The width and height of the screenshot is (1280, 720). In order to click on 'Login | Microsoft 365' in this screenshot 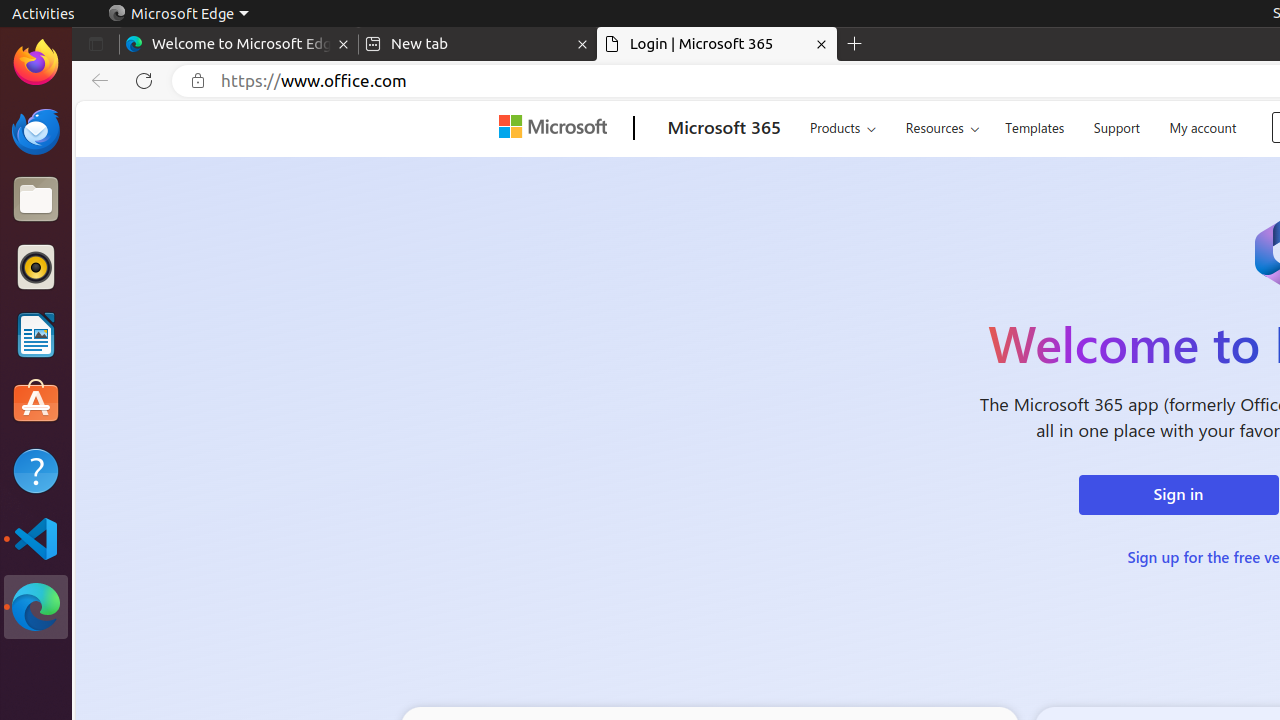, I will do `click(717, 44)`.